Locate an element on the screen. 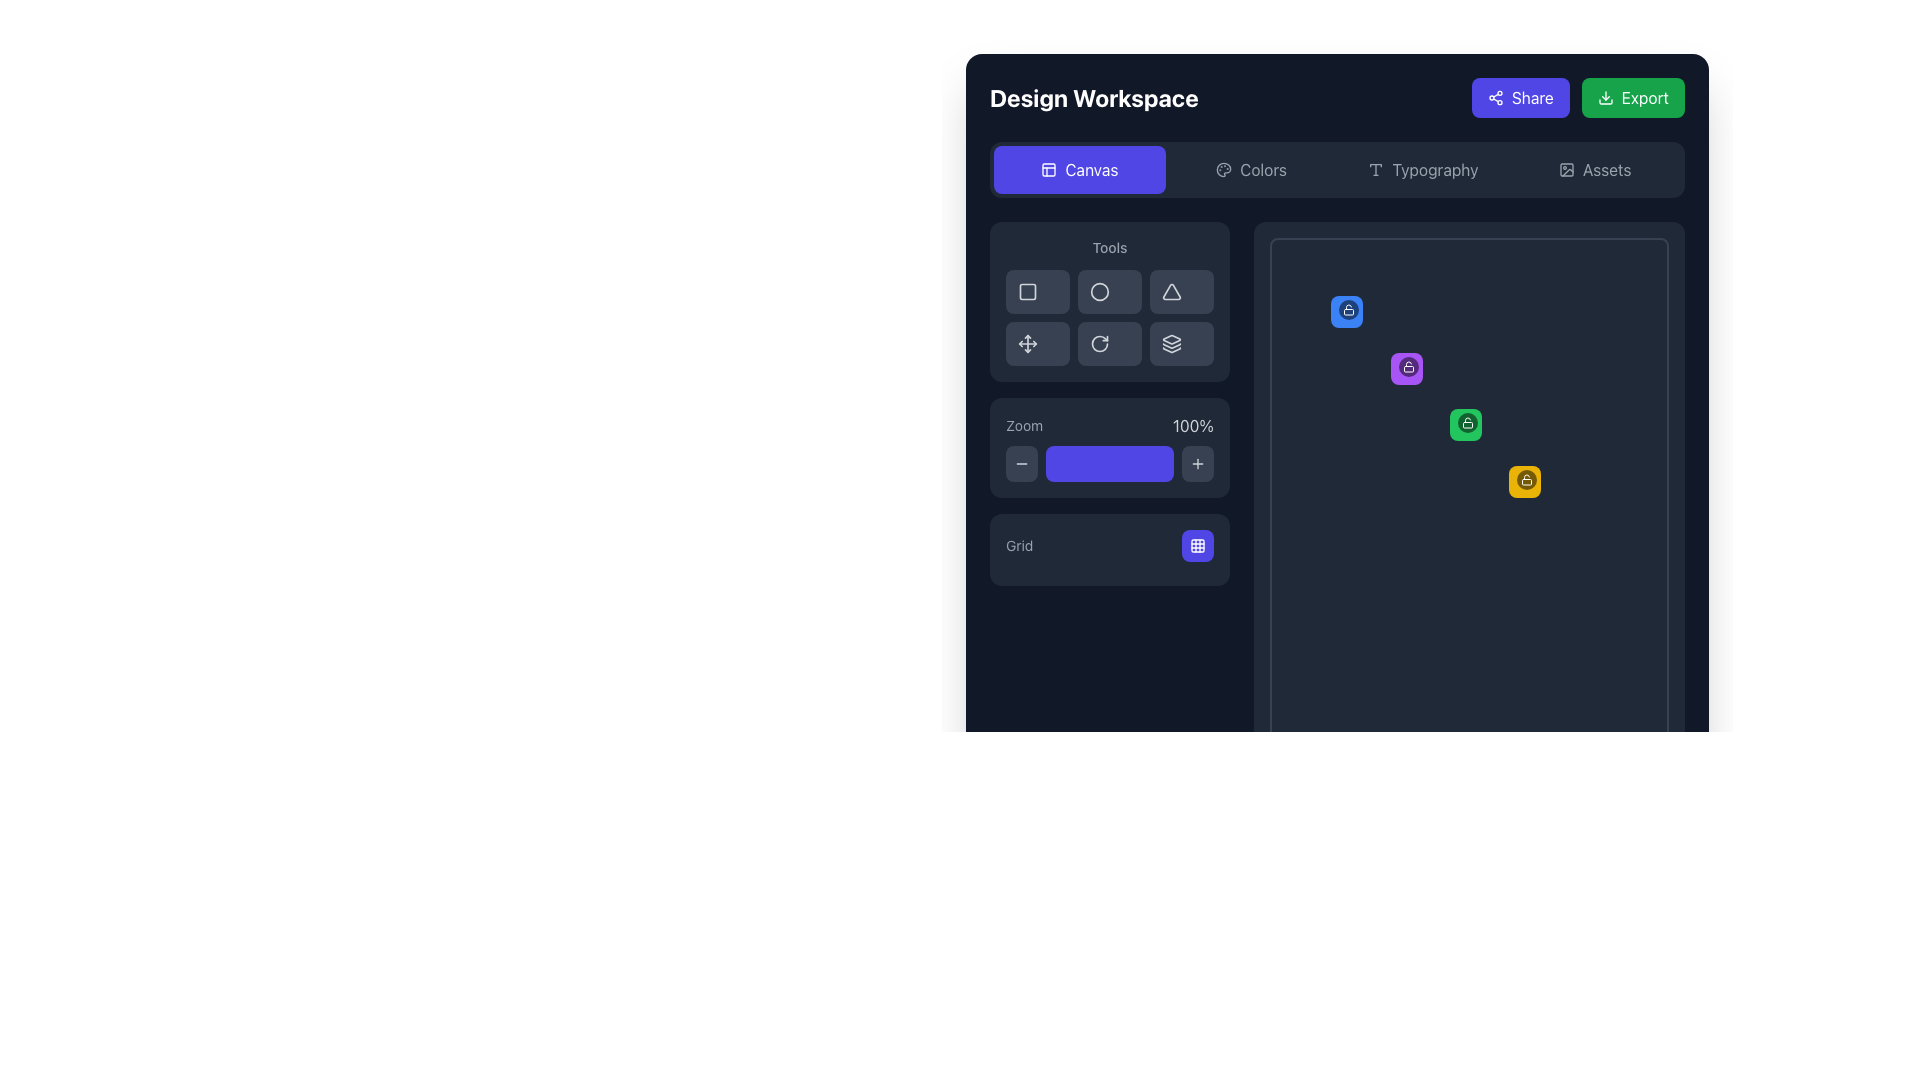  the compact '+' icon button located in the 'Tools' section is located at coordinates (1198, 463).